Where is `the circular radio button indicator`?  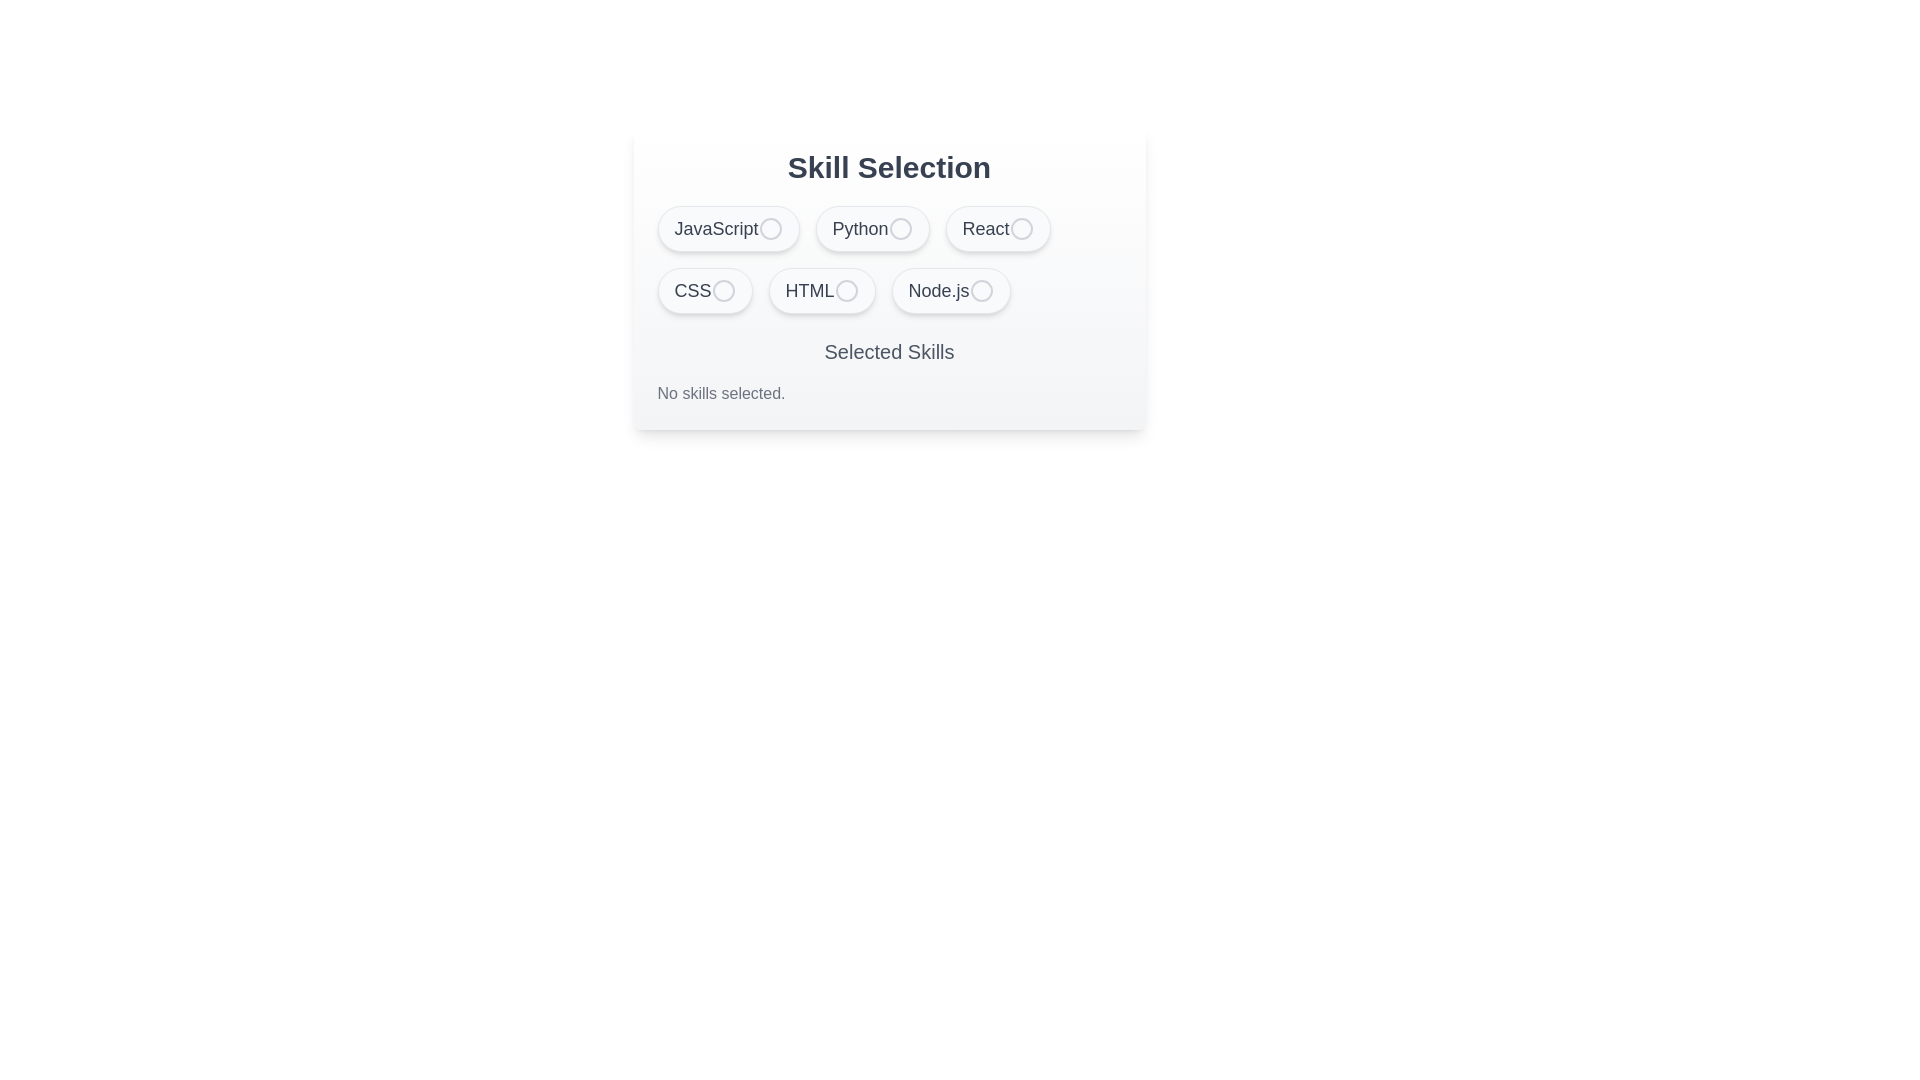 the circular radio button indicator is located at coordinates (899, 227).